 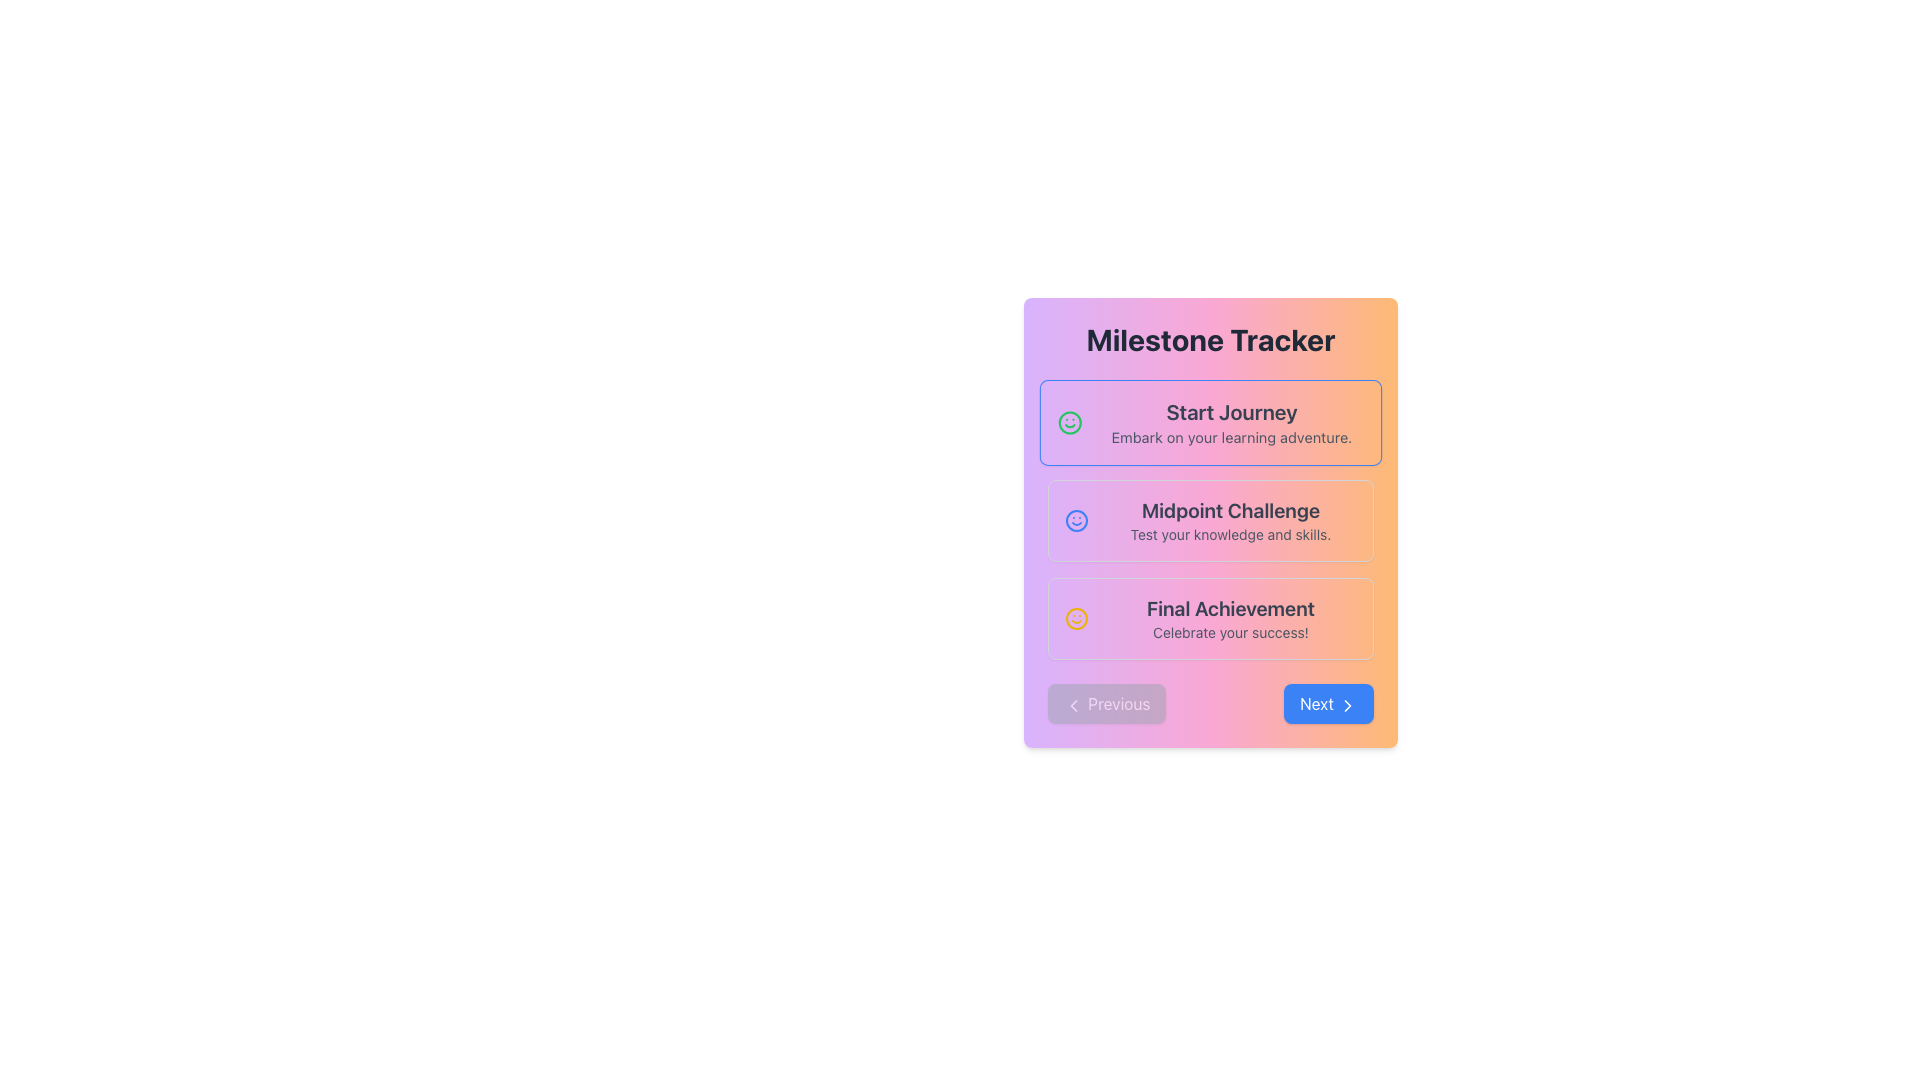 I want to click on the icon located at the far right end of the blue 'Next' button in the milestone tracker card layout to interact with the button, so click(x=1348, y=704).